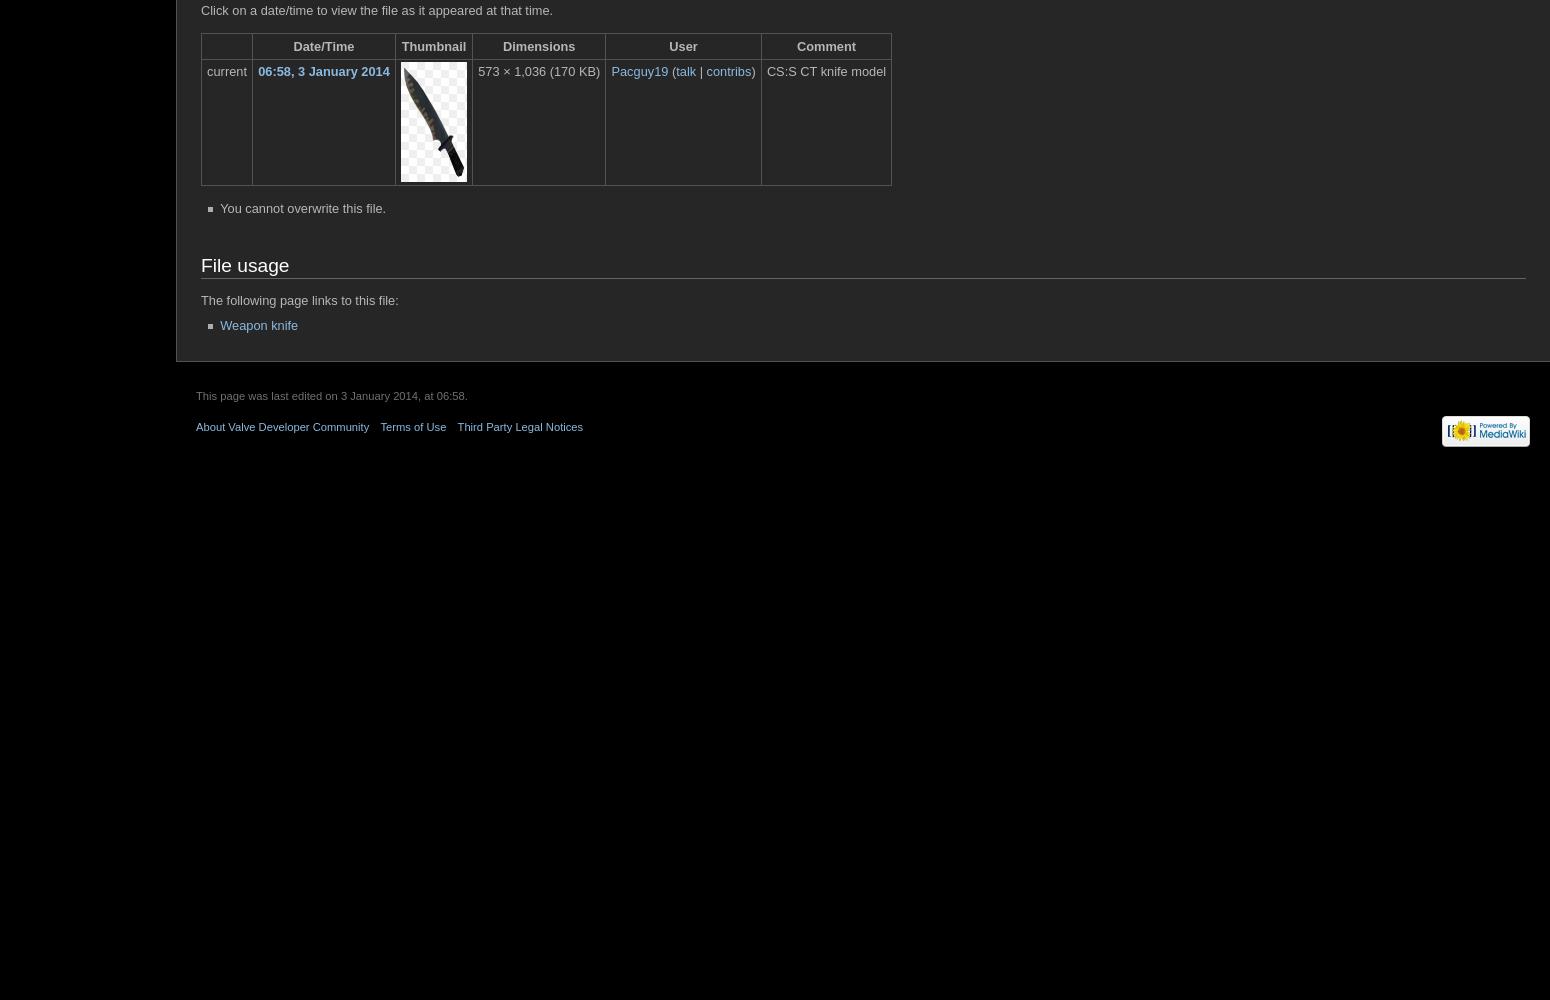 The height and width of the screenshot is (1000, 1550). What do you see at coordinates (225, 70) in the screenshot?
I see `'current'` at bounding box center [225, 70].